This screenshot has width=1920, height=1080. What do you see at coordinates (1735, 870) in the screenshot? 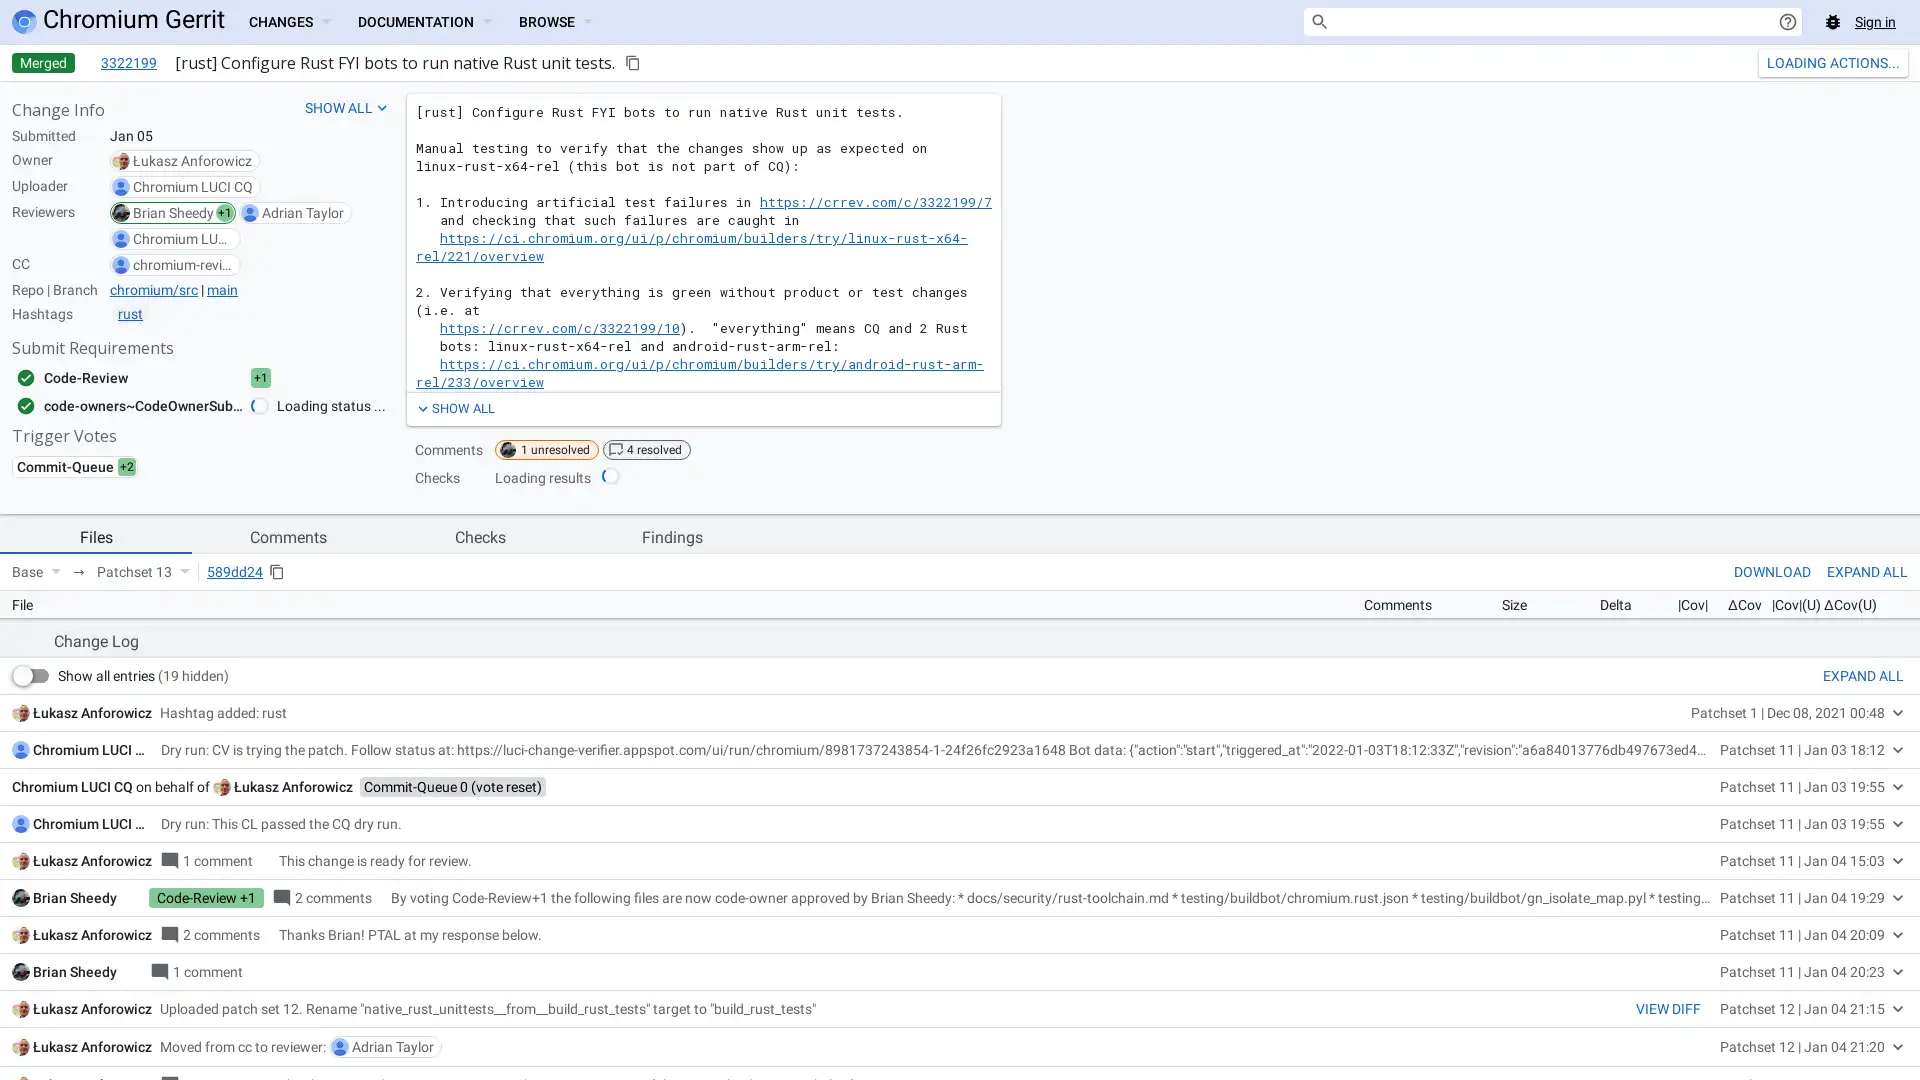
I see `INTERNAL` at bounding box center [1735, 870].